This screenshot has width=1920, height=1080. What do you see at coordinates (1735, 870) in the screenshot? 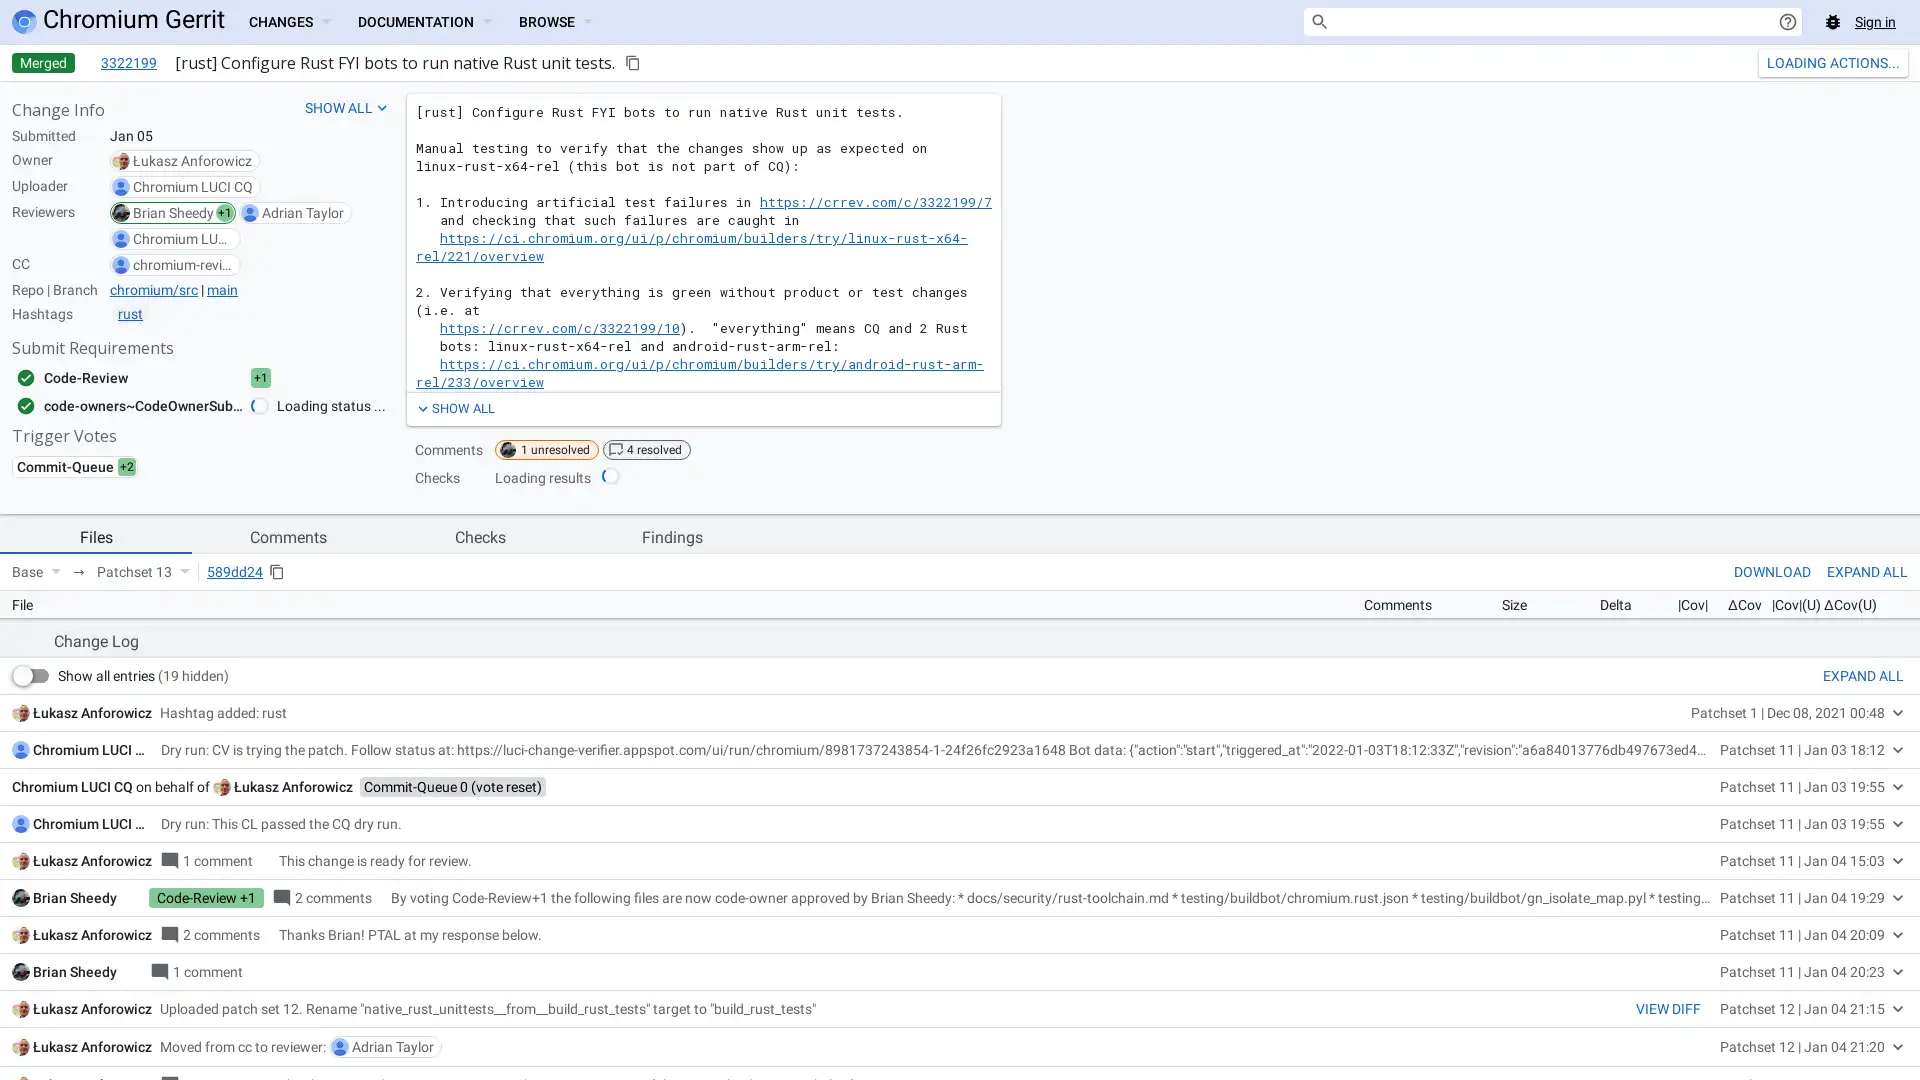
I see `INTERNAL` at bounding box center [1735, 870].